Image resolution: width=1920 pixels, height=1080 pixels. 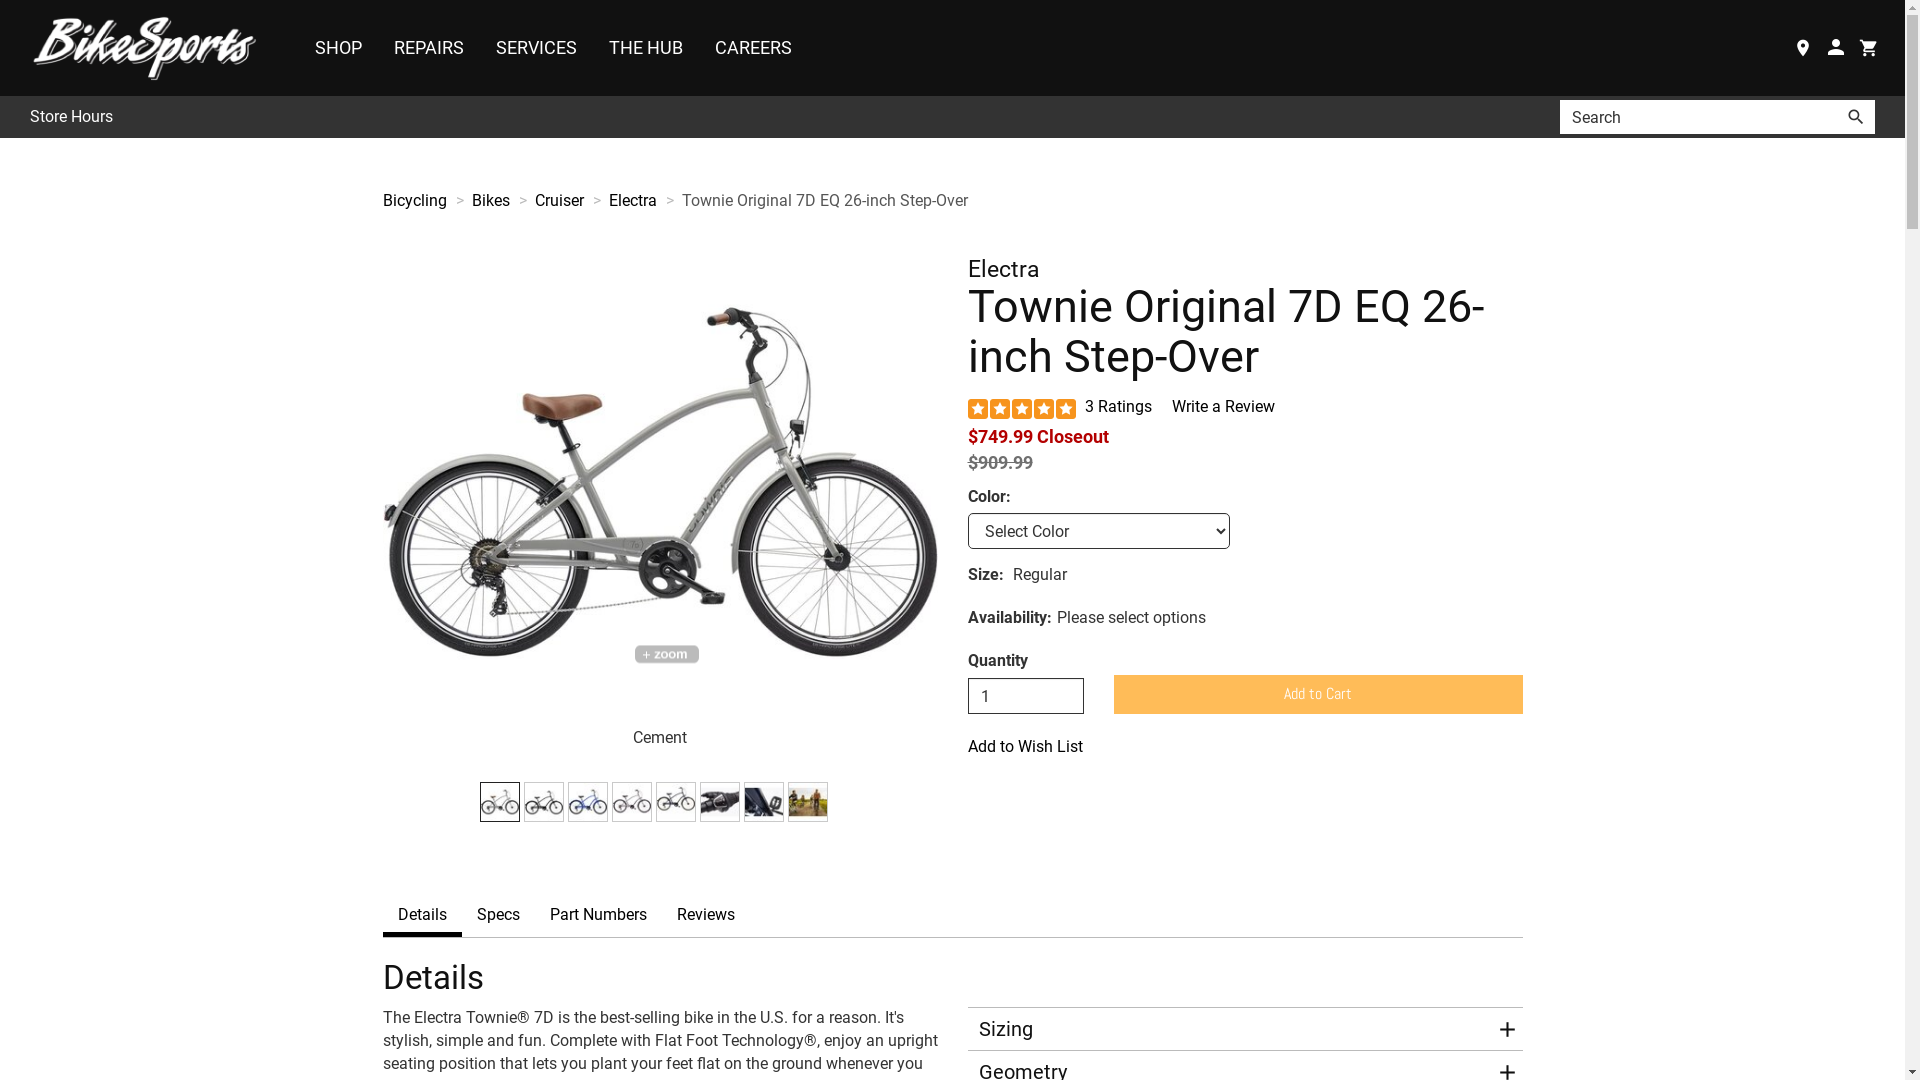 I want to click on '3 Ratings', so click(x=1117, y=405).